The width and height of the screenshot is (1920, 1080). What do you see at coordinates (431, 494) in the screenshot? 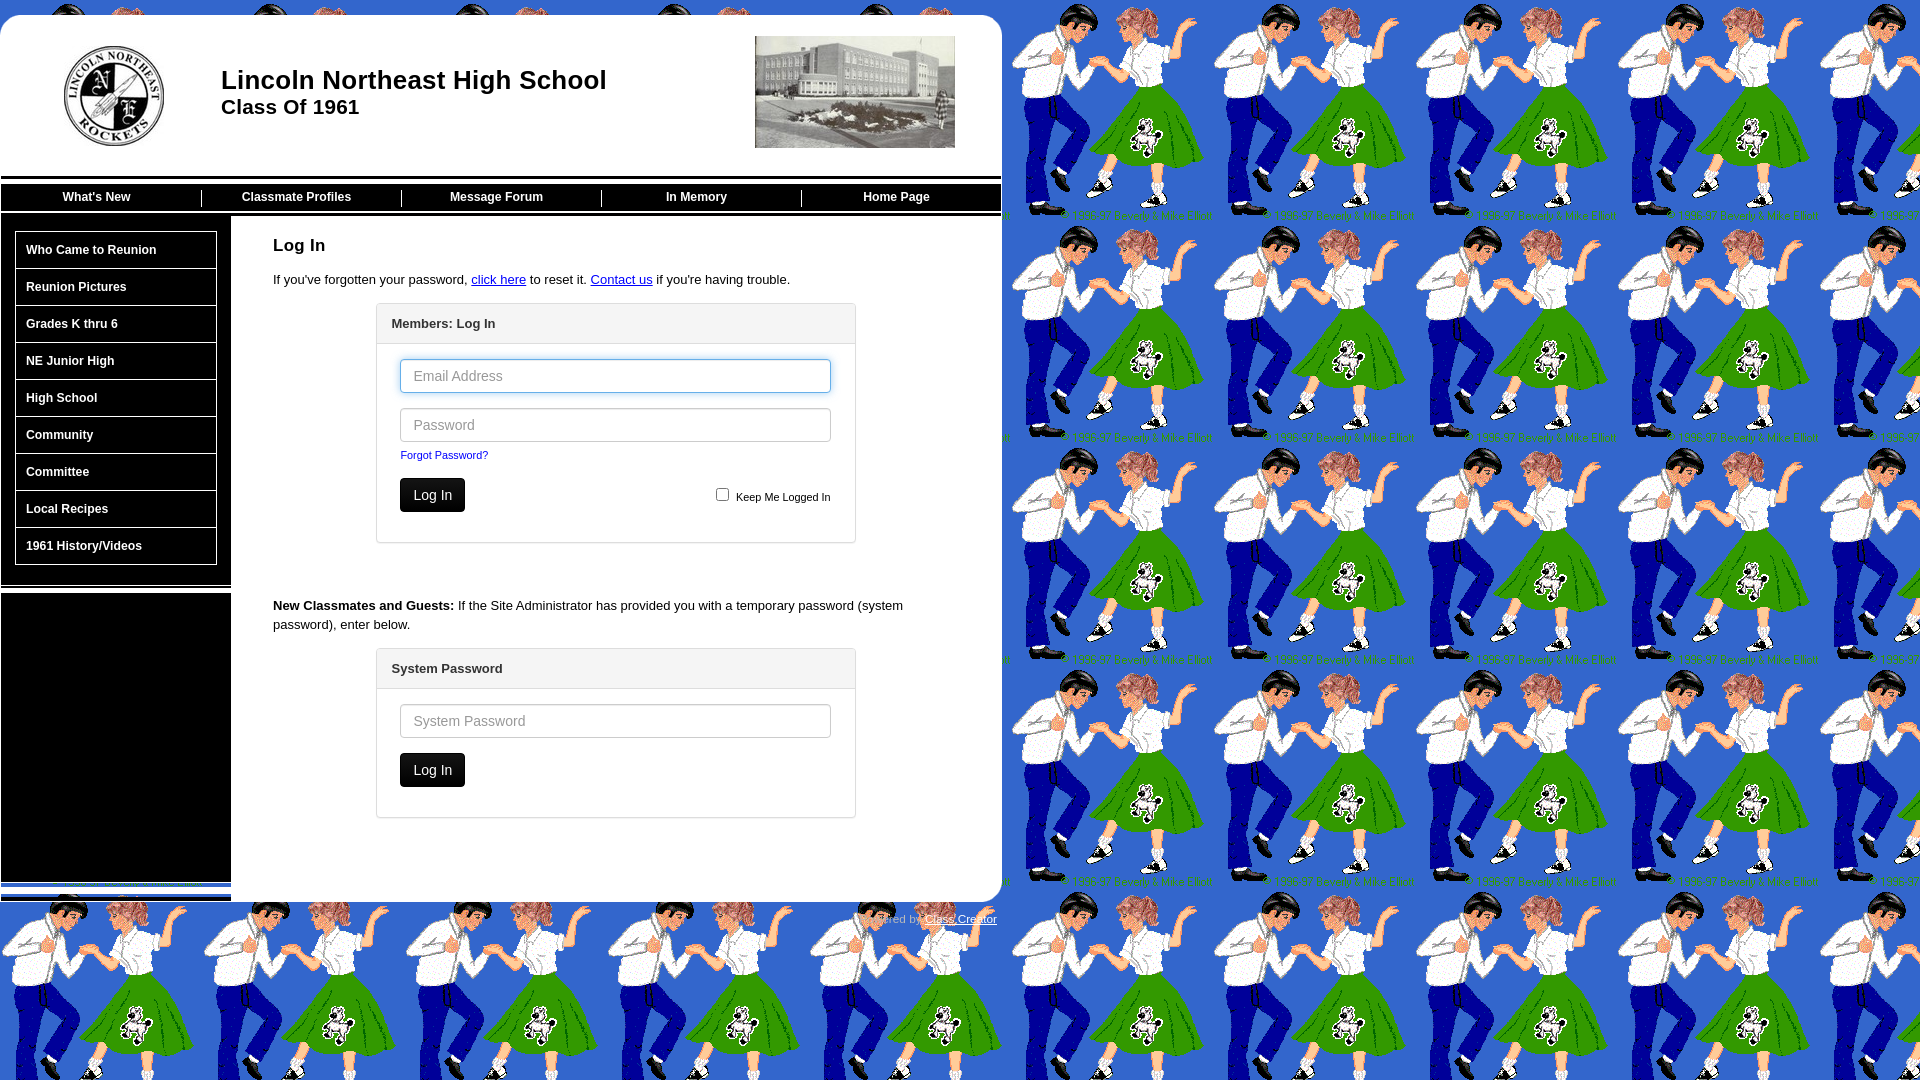
I see `'Log In'` at bounding box center [431, 494].